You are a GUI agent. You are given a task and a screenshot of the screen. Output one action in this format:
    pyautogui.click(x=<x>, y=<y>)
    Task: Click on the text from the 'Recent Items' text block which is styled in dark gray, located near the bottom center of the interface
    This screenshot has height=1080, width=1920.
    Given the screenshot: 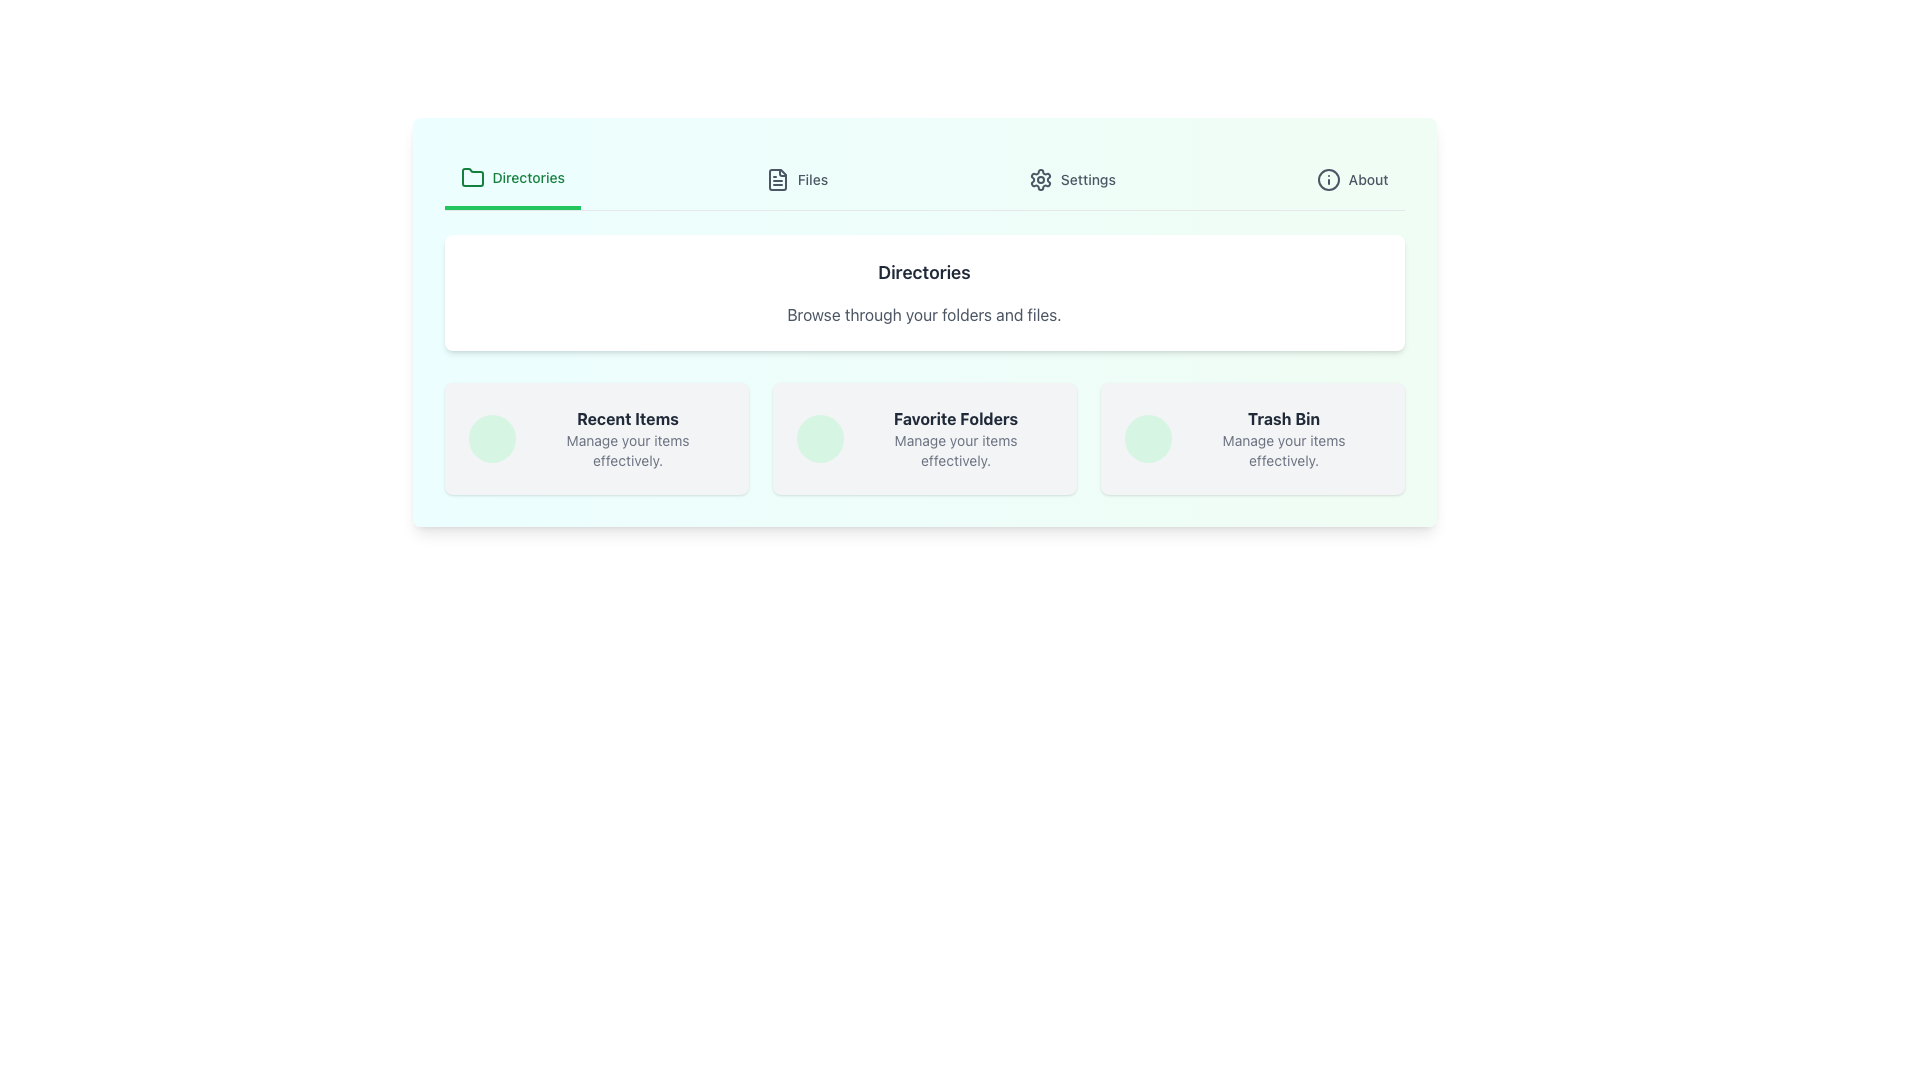 What is the action you would take?
    pyautogui.click(x=627, y=438)
    